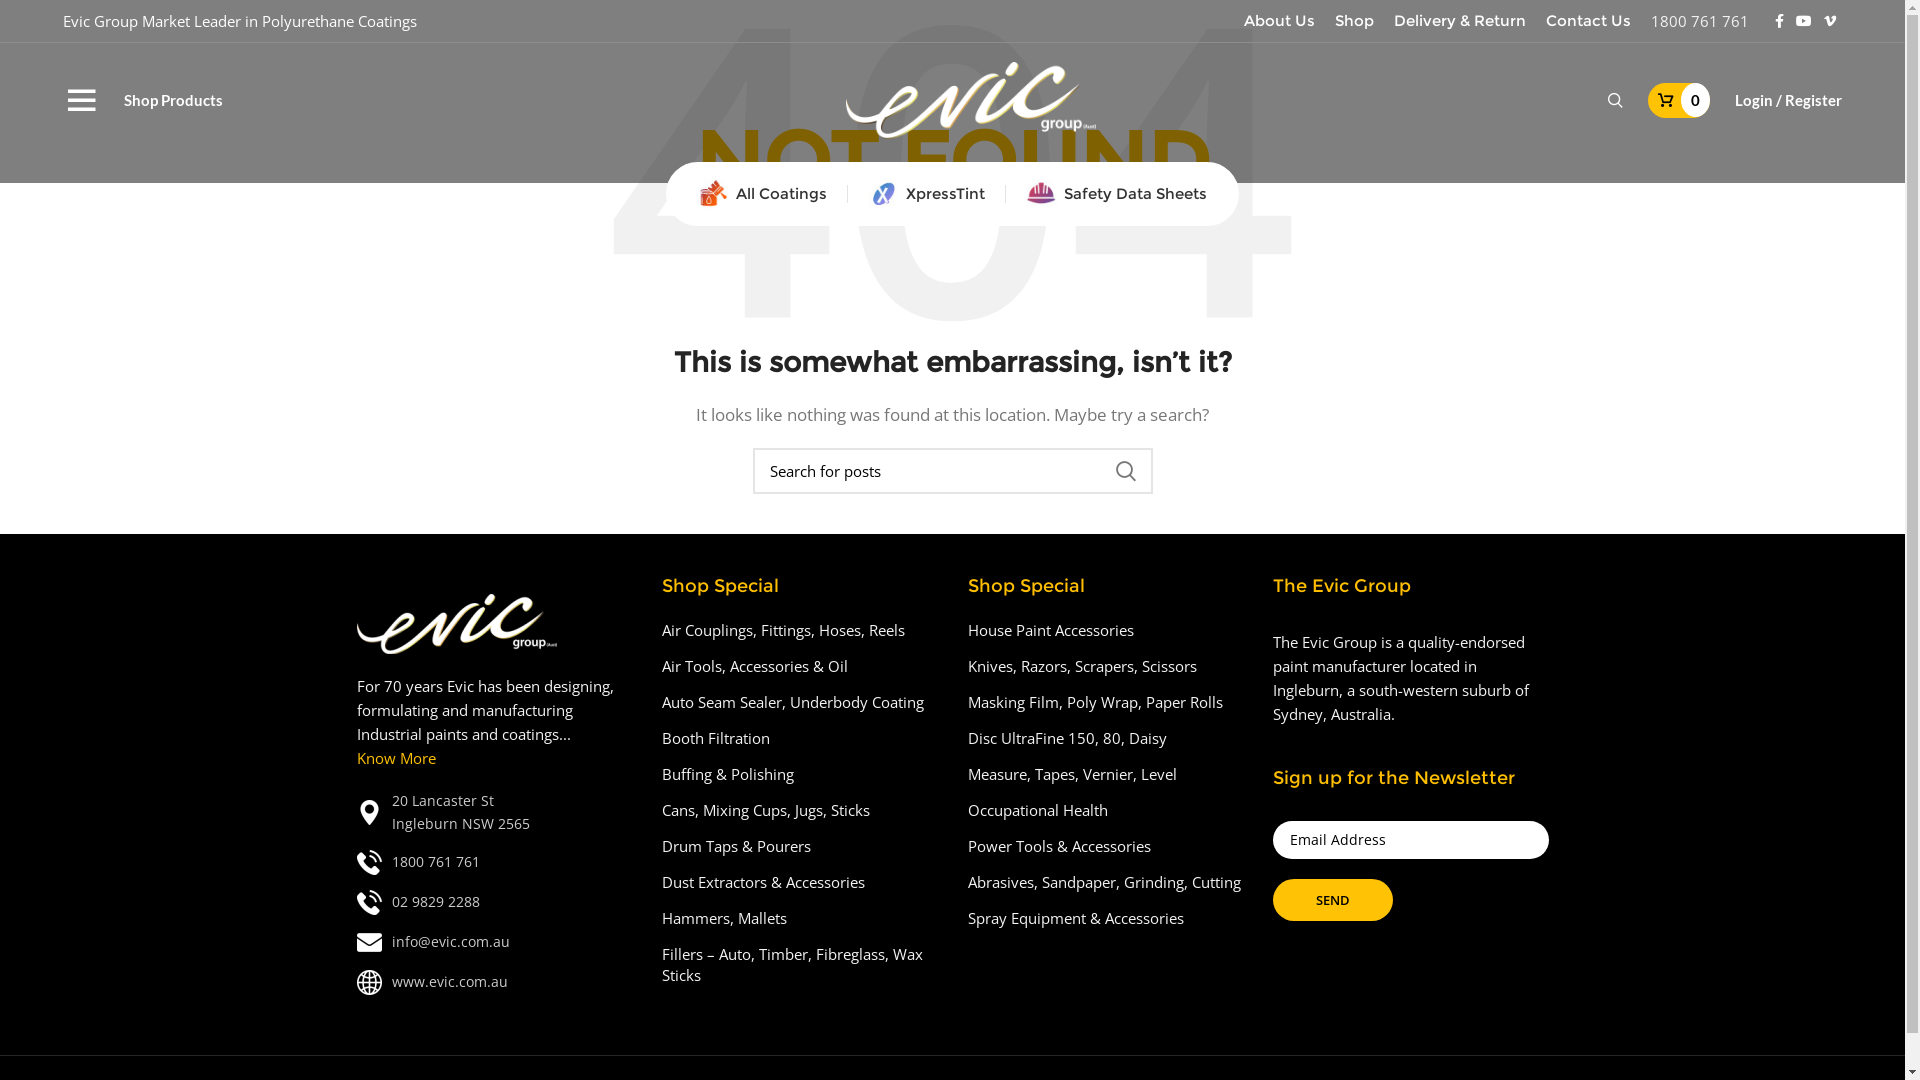 This screenshot has height=1080, width=1920. Describe the element at coordinates (792, 701) in the screenshot. I see `'Auto Seam Sealer, Underbody Coating'` at that location.